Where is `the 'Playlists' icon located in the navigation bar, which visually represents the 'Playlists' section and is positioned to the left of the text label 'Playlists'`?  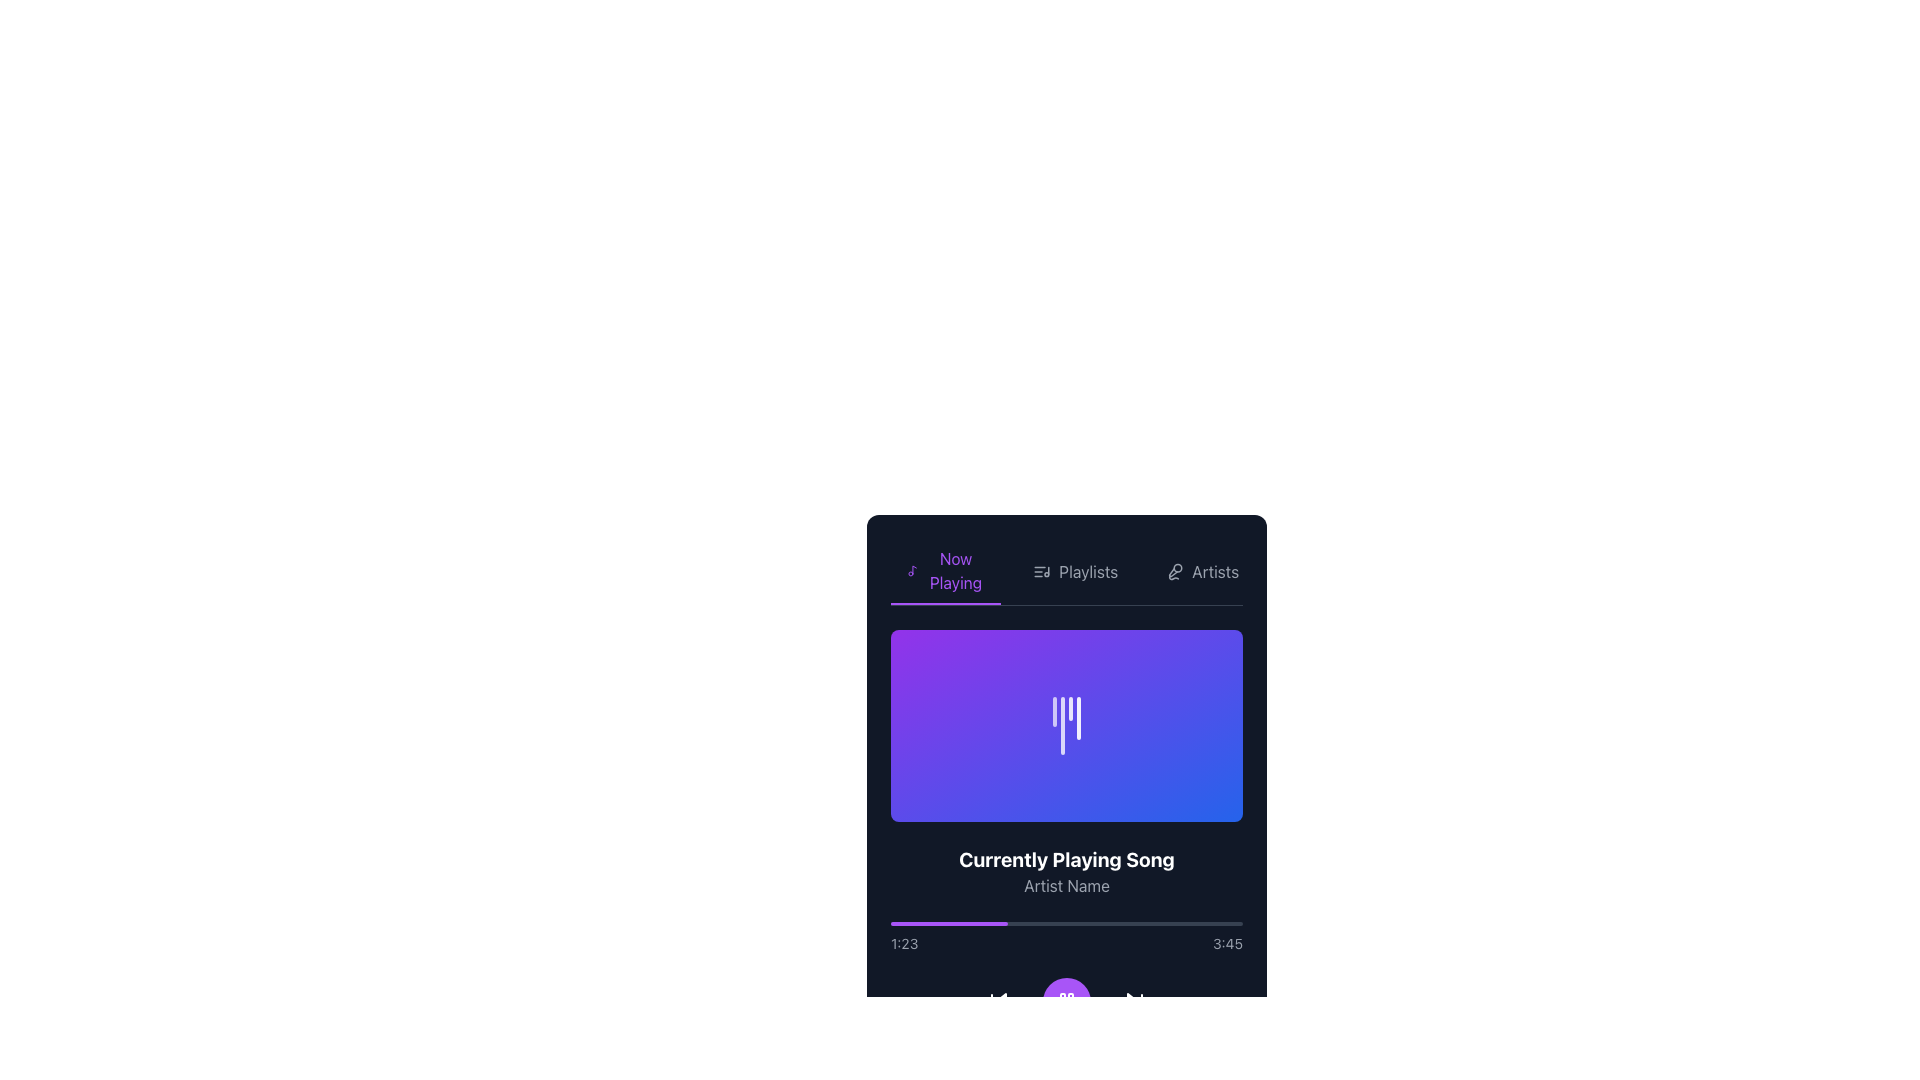 the 'Playlists' icon located in the navigation bar, which visually represents the 'Playlists' section and is positioned to the left of the text label 'Playlists' is located at coordinates (1041, 571).